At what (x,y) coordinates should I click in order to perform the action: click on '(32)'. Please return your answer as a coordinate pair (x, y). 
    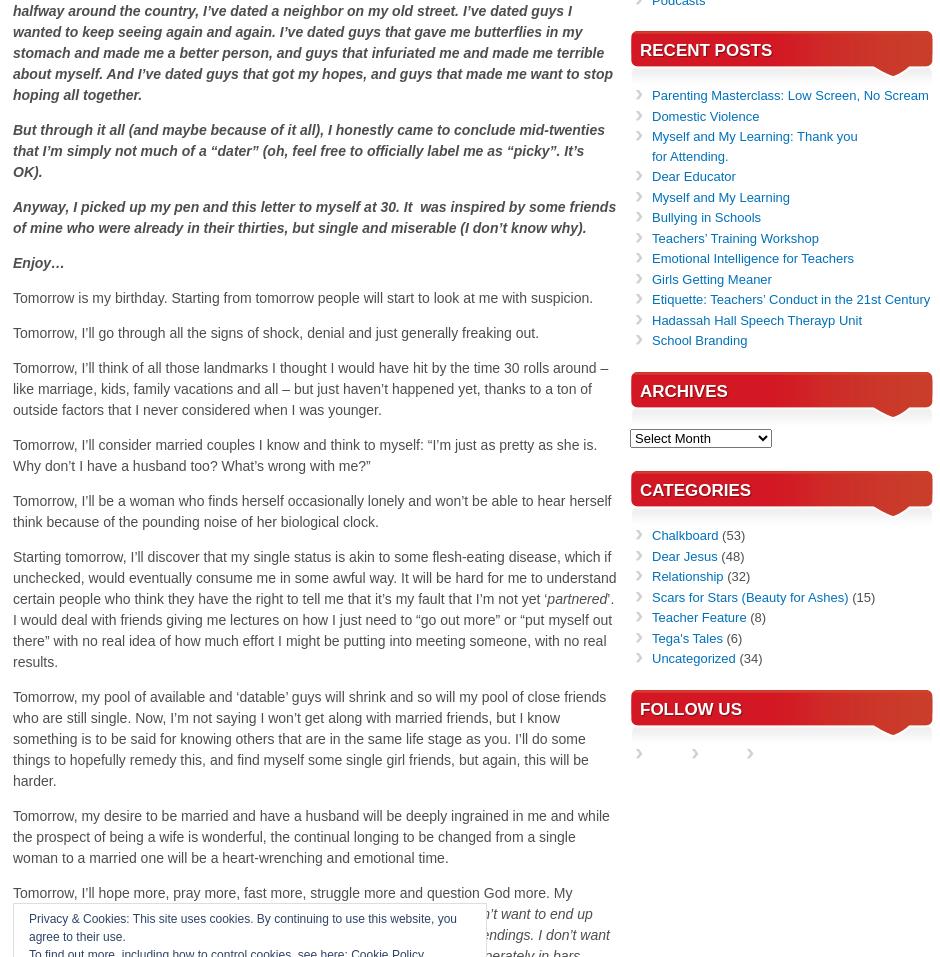
    Looking at the image, I should click on (736, 575).